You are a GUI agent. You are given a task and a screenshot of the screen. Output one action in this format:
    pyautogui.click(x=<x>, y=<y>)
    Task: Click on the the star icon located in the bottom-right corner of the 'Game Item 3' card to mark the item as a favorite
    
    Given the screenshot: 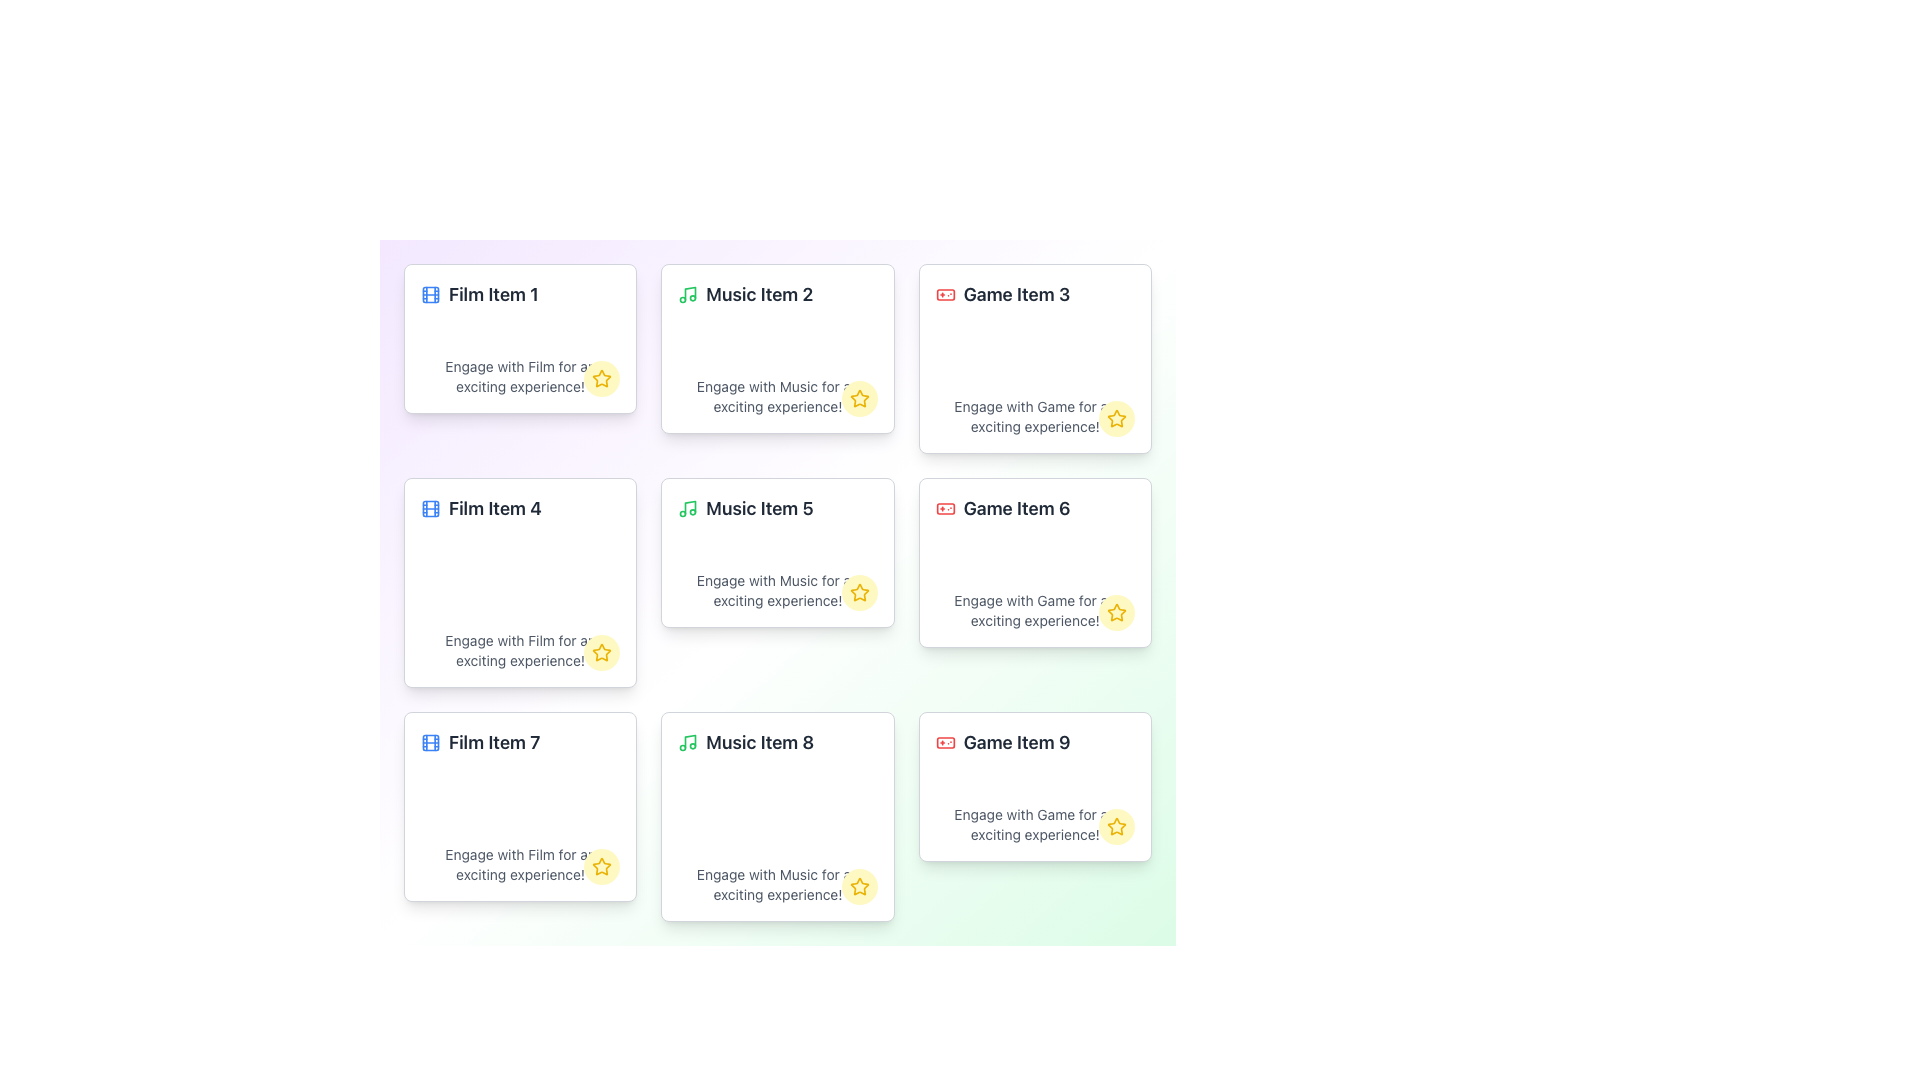 What is the action you would take?
    pyautogui.click(x=1116, y=417)
    